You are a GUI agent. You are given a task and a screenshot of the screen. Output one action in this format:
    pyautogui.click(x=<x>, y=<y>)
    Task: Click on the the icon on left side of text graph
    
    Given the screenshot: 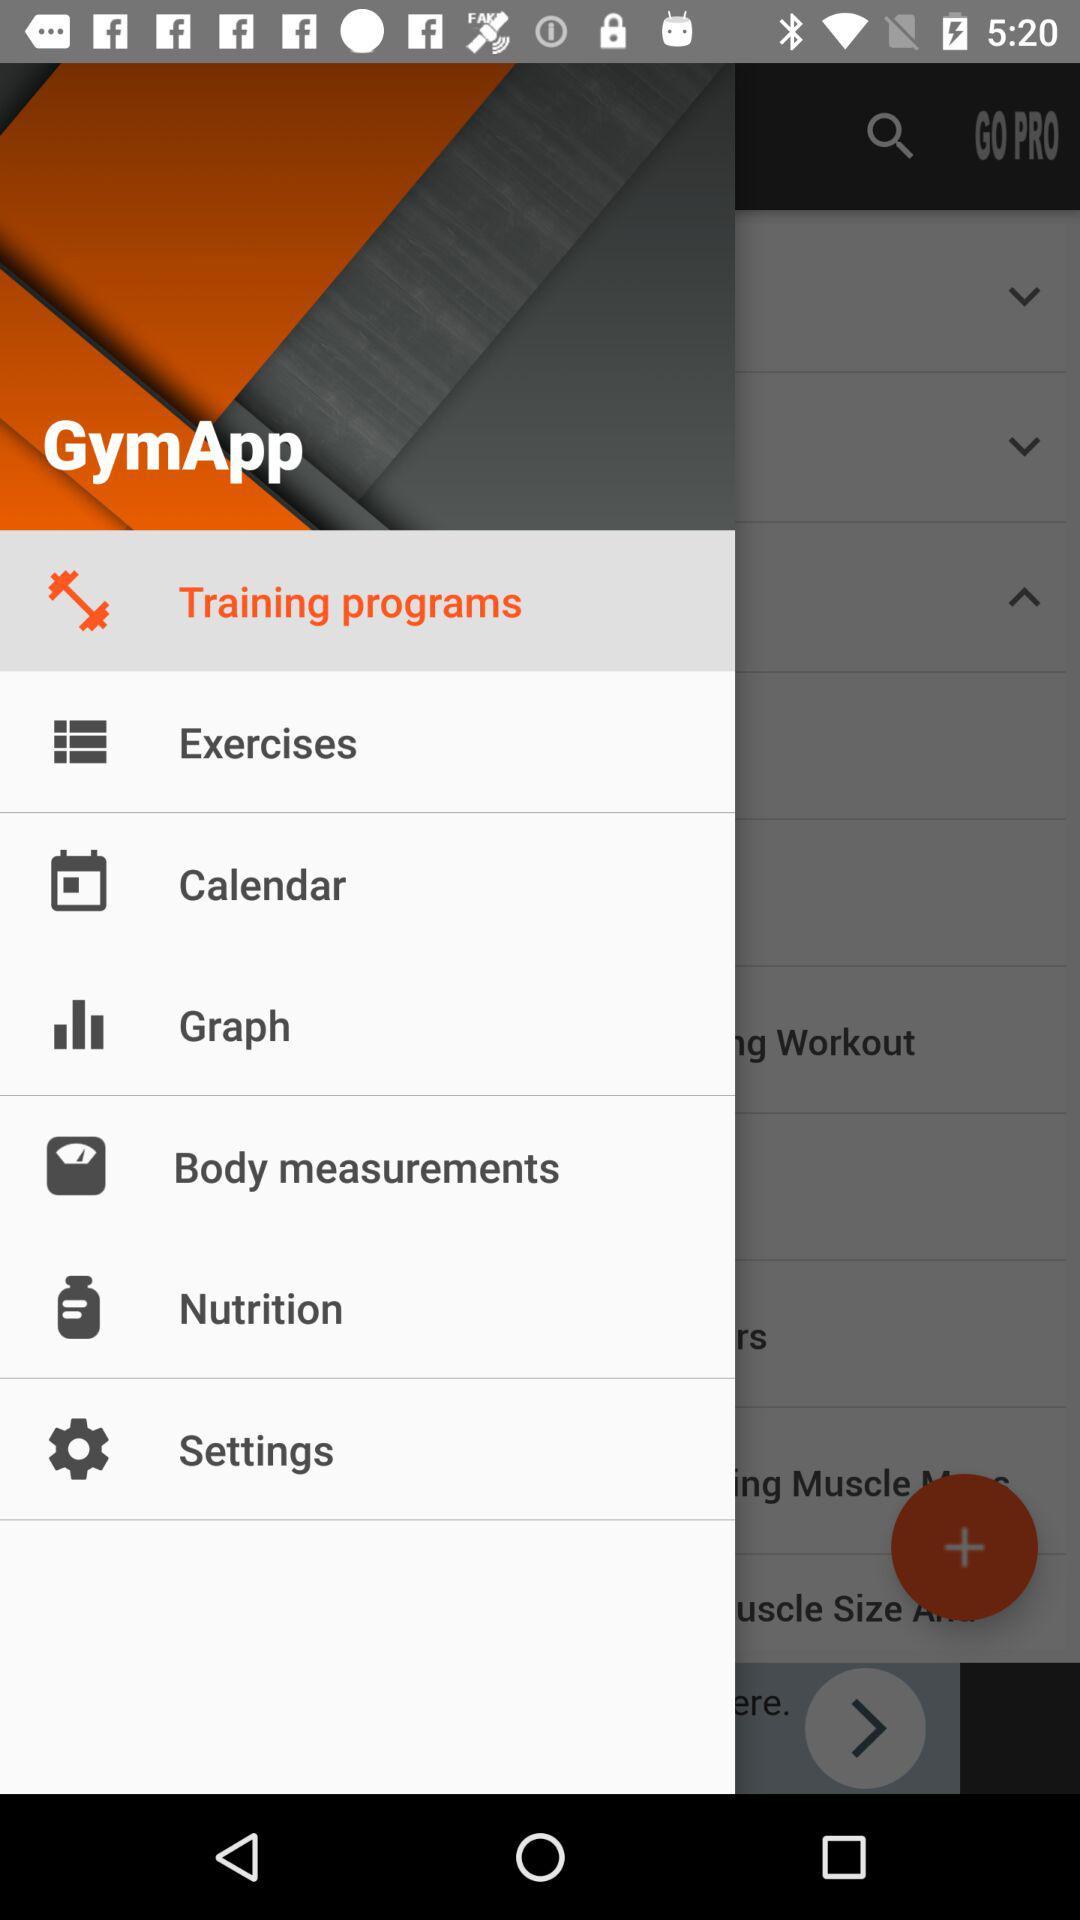 What is the action you would take?
    pyautogui.click(x=77, y=1024)
    